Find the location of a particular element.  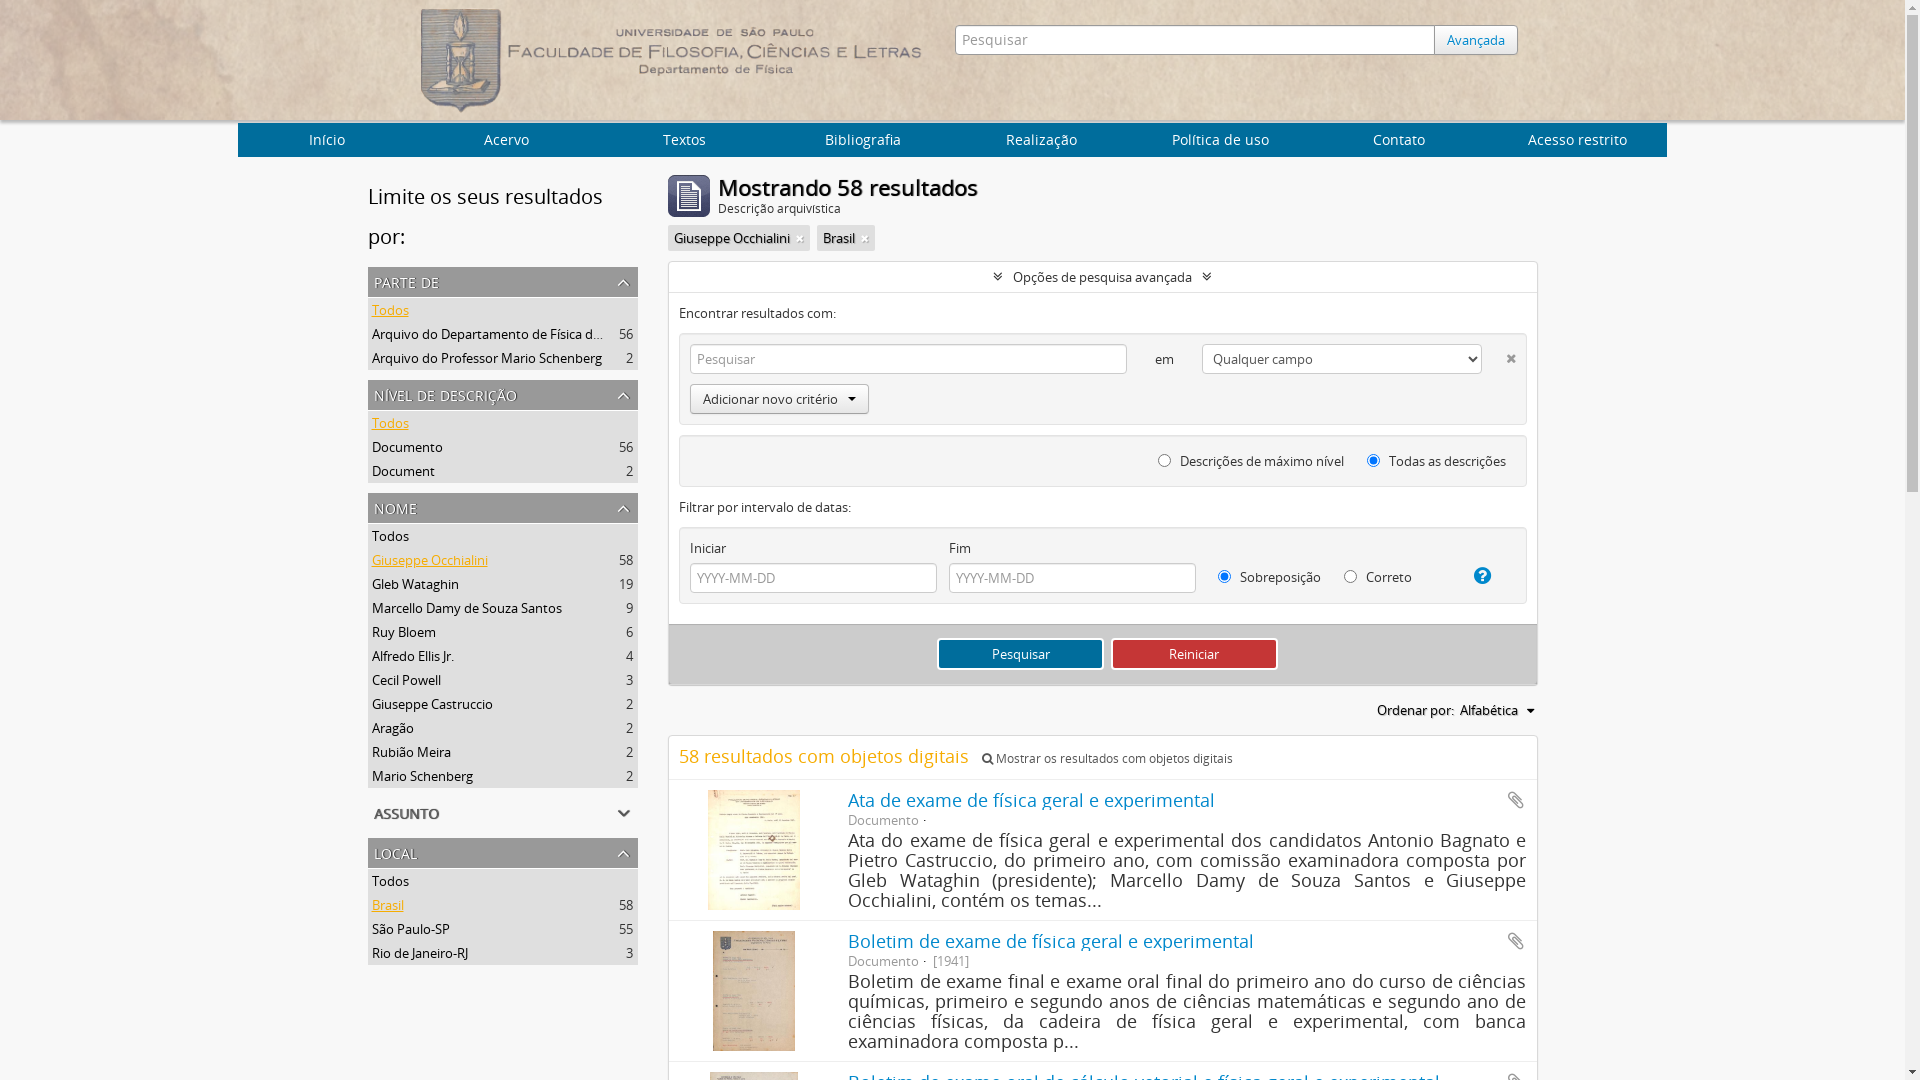

'Rio de Janeiro-RJ' is located at coordinates (419, 951).